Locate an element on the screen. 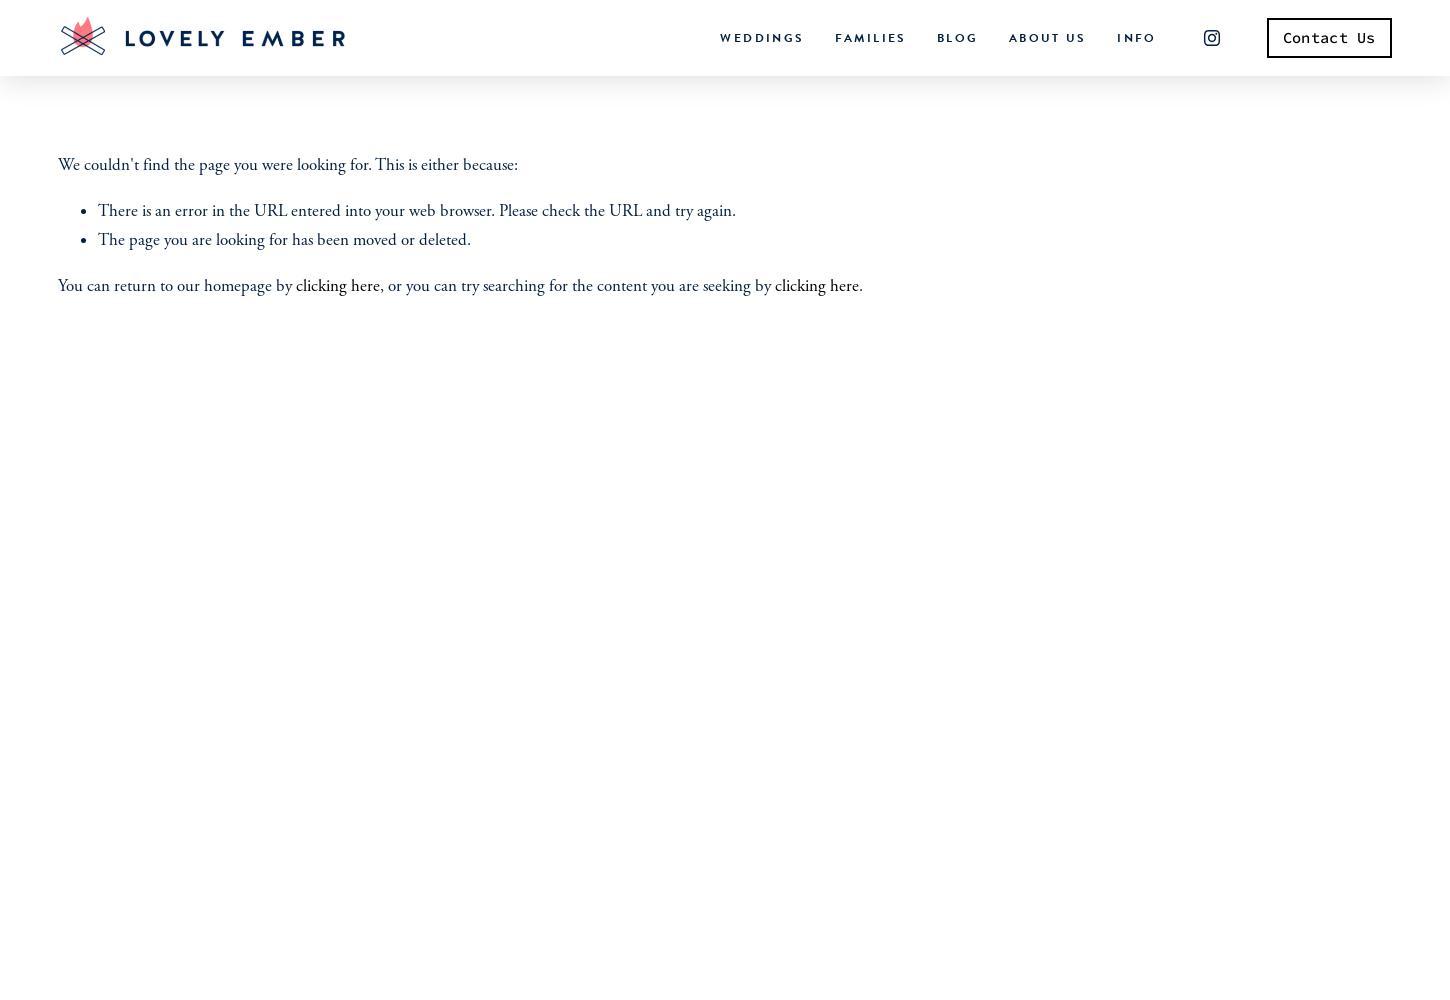 The height and width of the screenshot is (1000, 1450). 'The page you are looking for has been moved or deleted.' is located at coordinates (98, 238).